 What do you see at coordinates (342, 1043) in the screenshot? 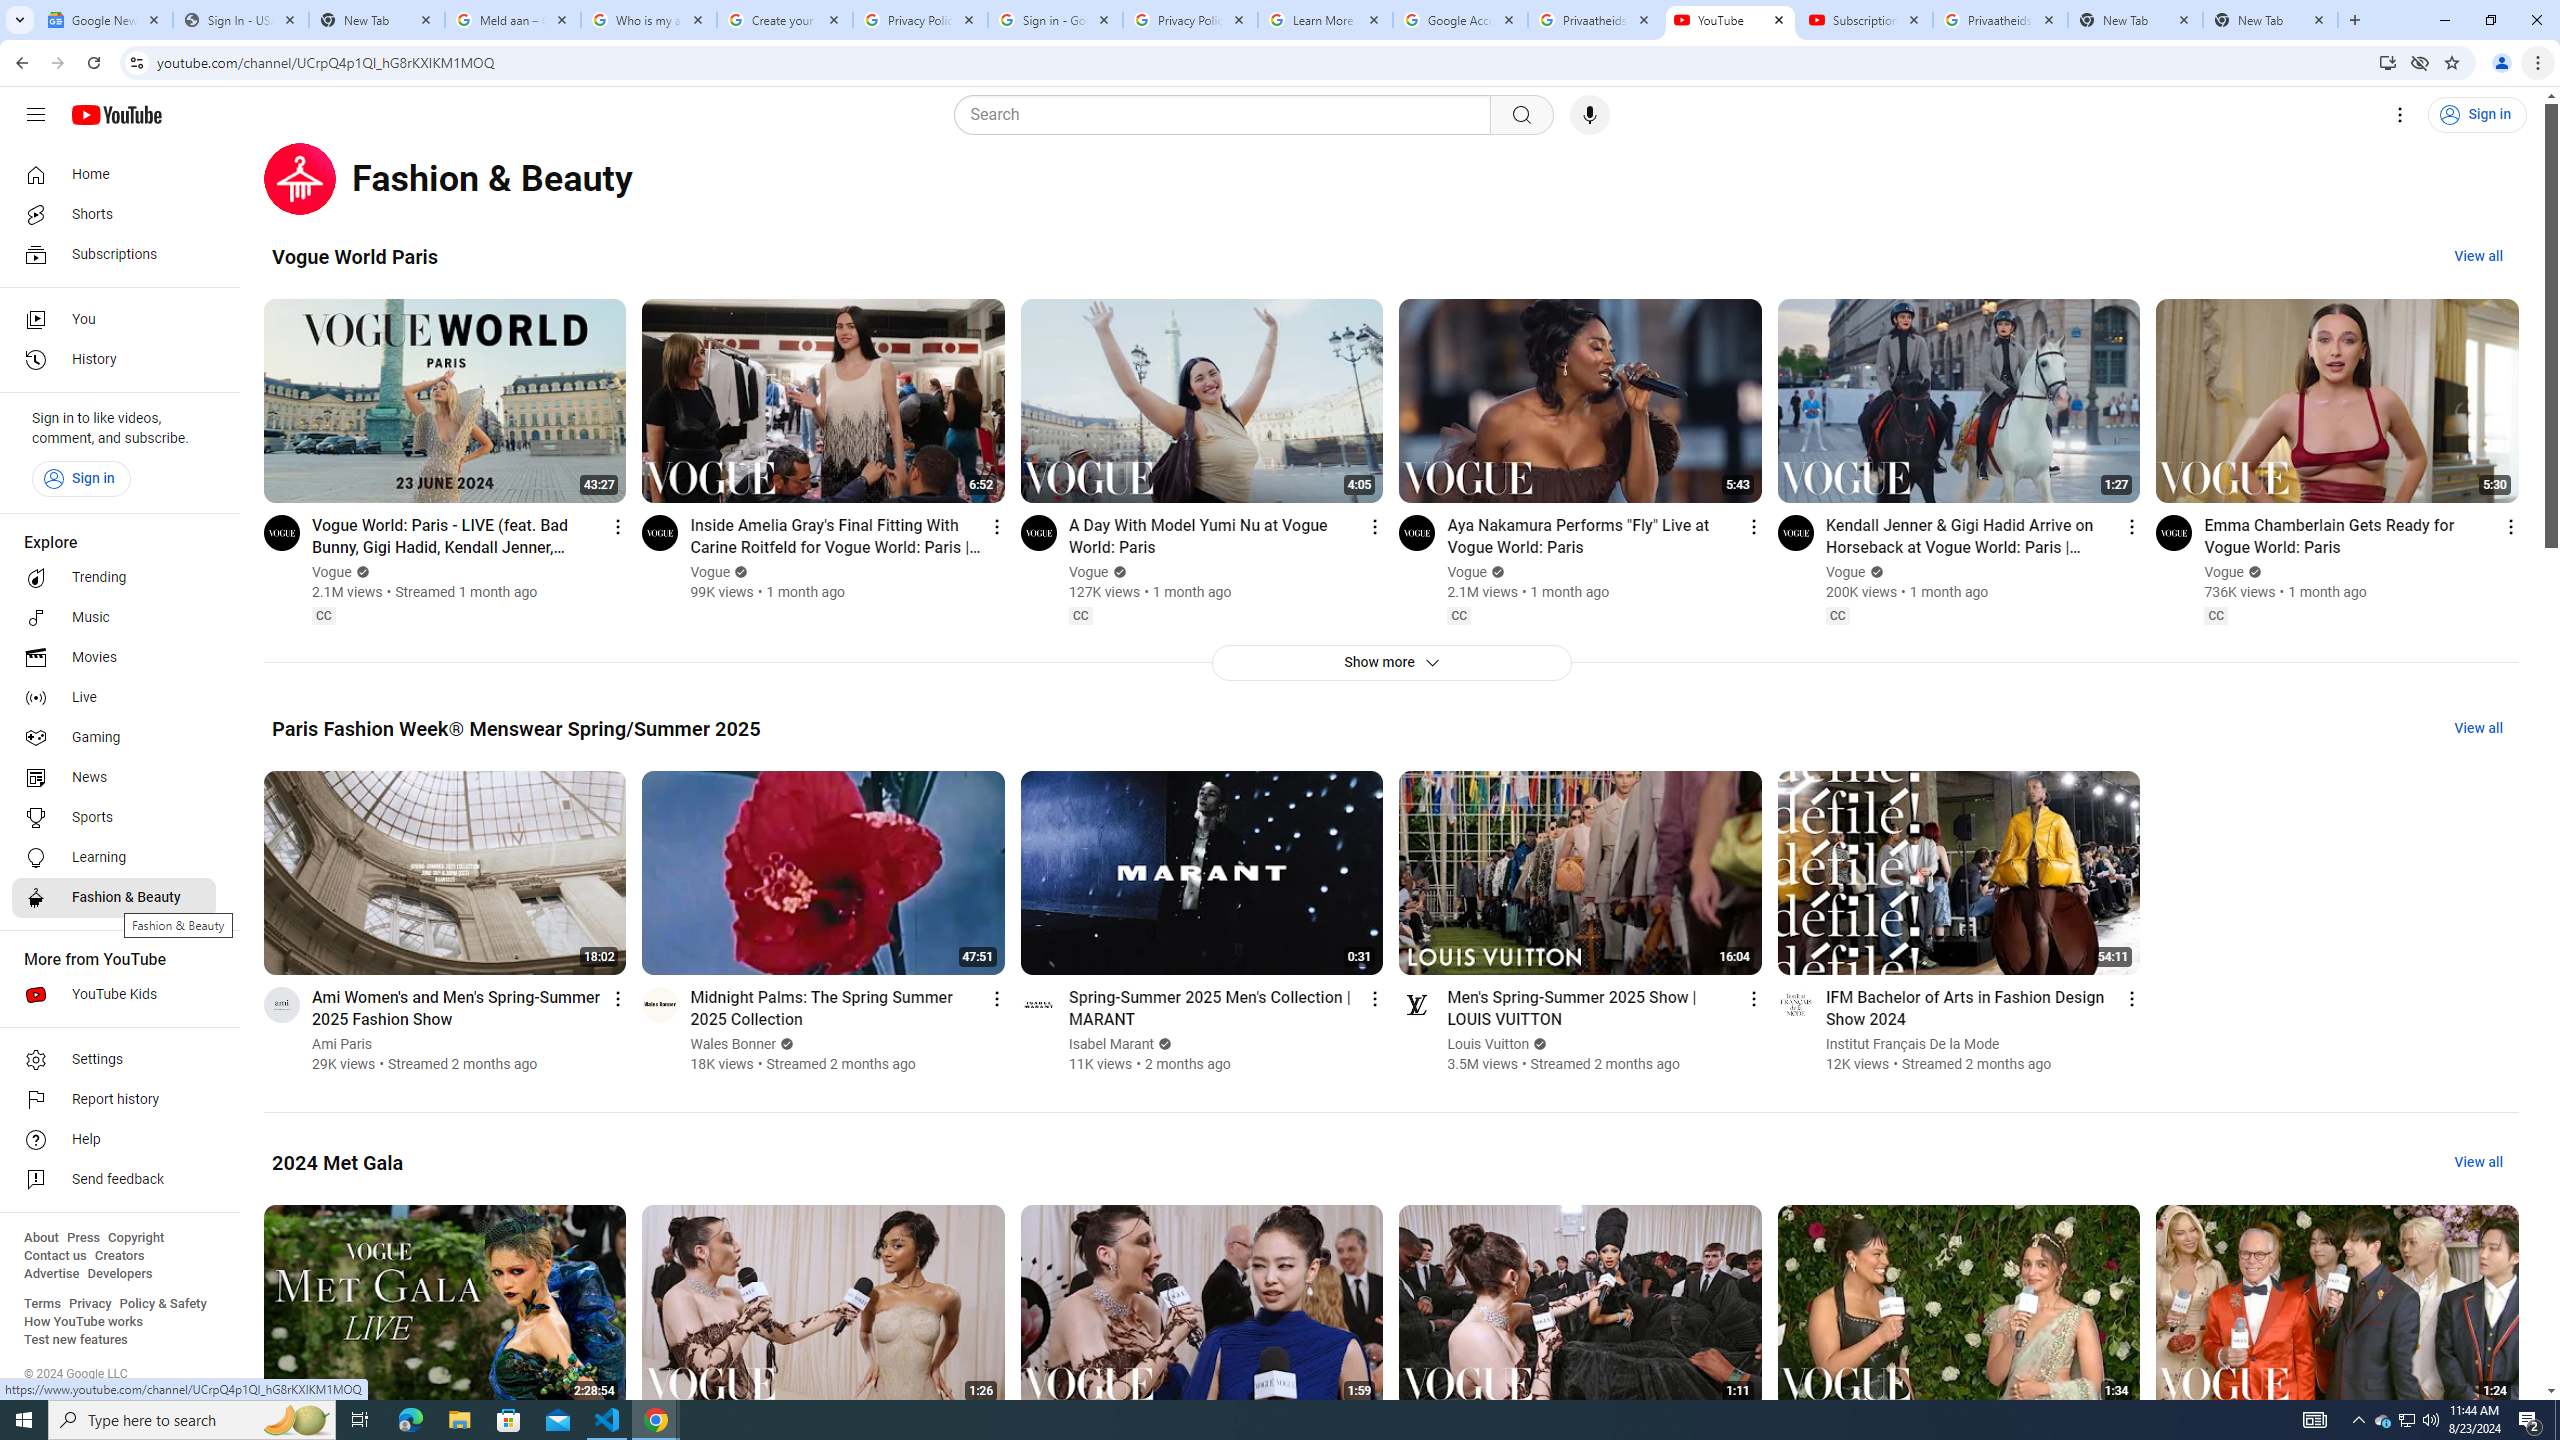
I see `'Ami Paris'` at bounding box center [342, 1043].